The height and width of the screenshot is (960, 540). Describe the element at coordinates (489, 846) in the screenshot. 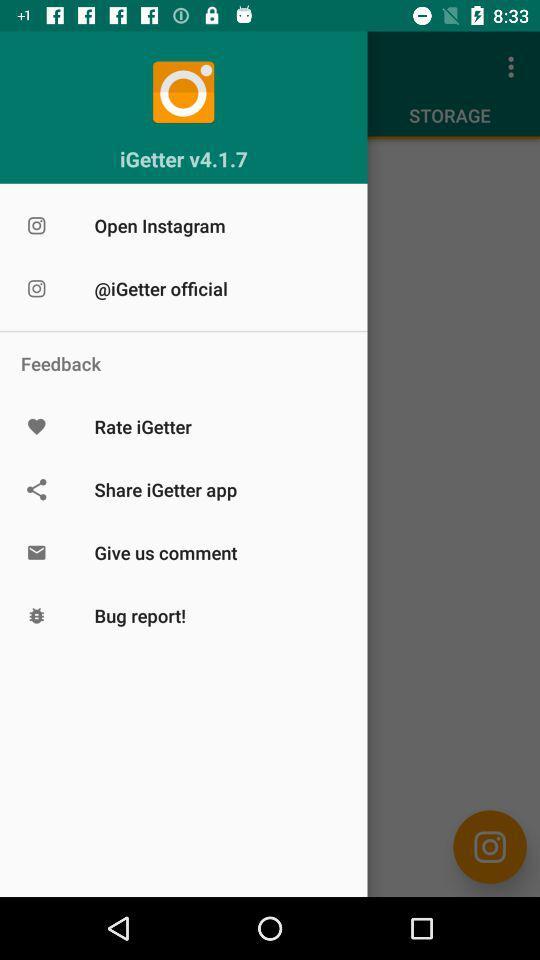

I see `the photo icon` at that location.